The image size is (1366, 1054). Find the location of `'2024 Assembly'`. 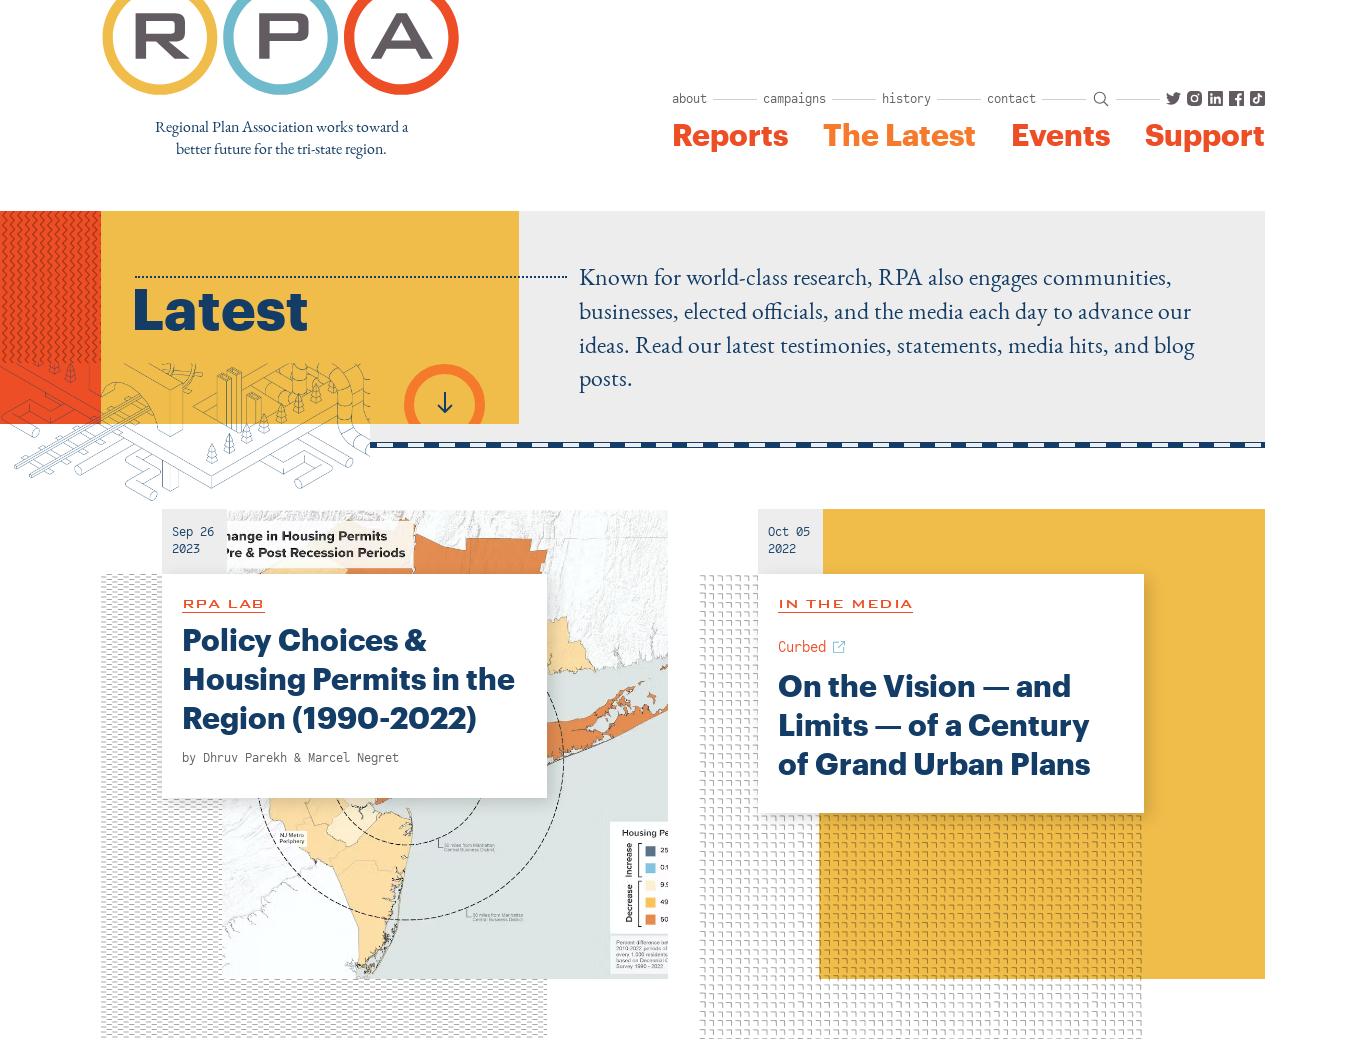

'2024 Assembly' is located at coordinates (570, 369).